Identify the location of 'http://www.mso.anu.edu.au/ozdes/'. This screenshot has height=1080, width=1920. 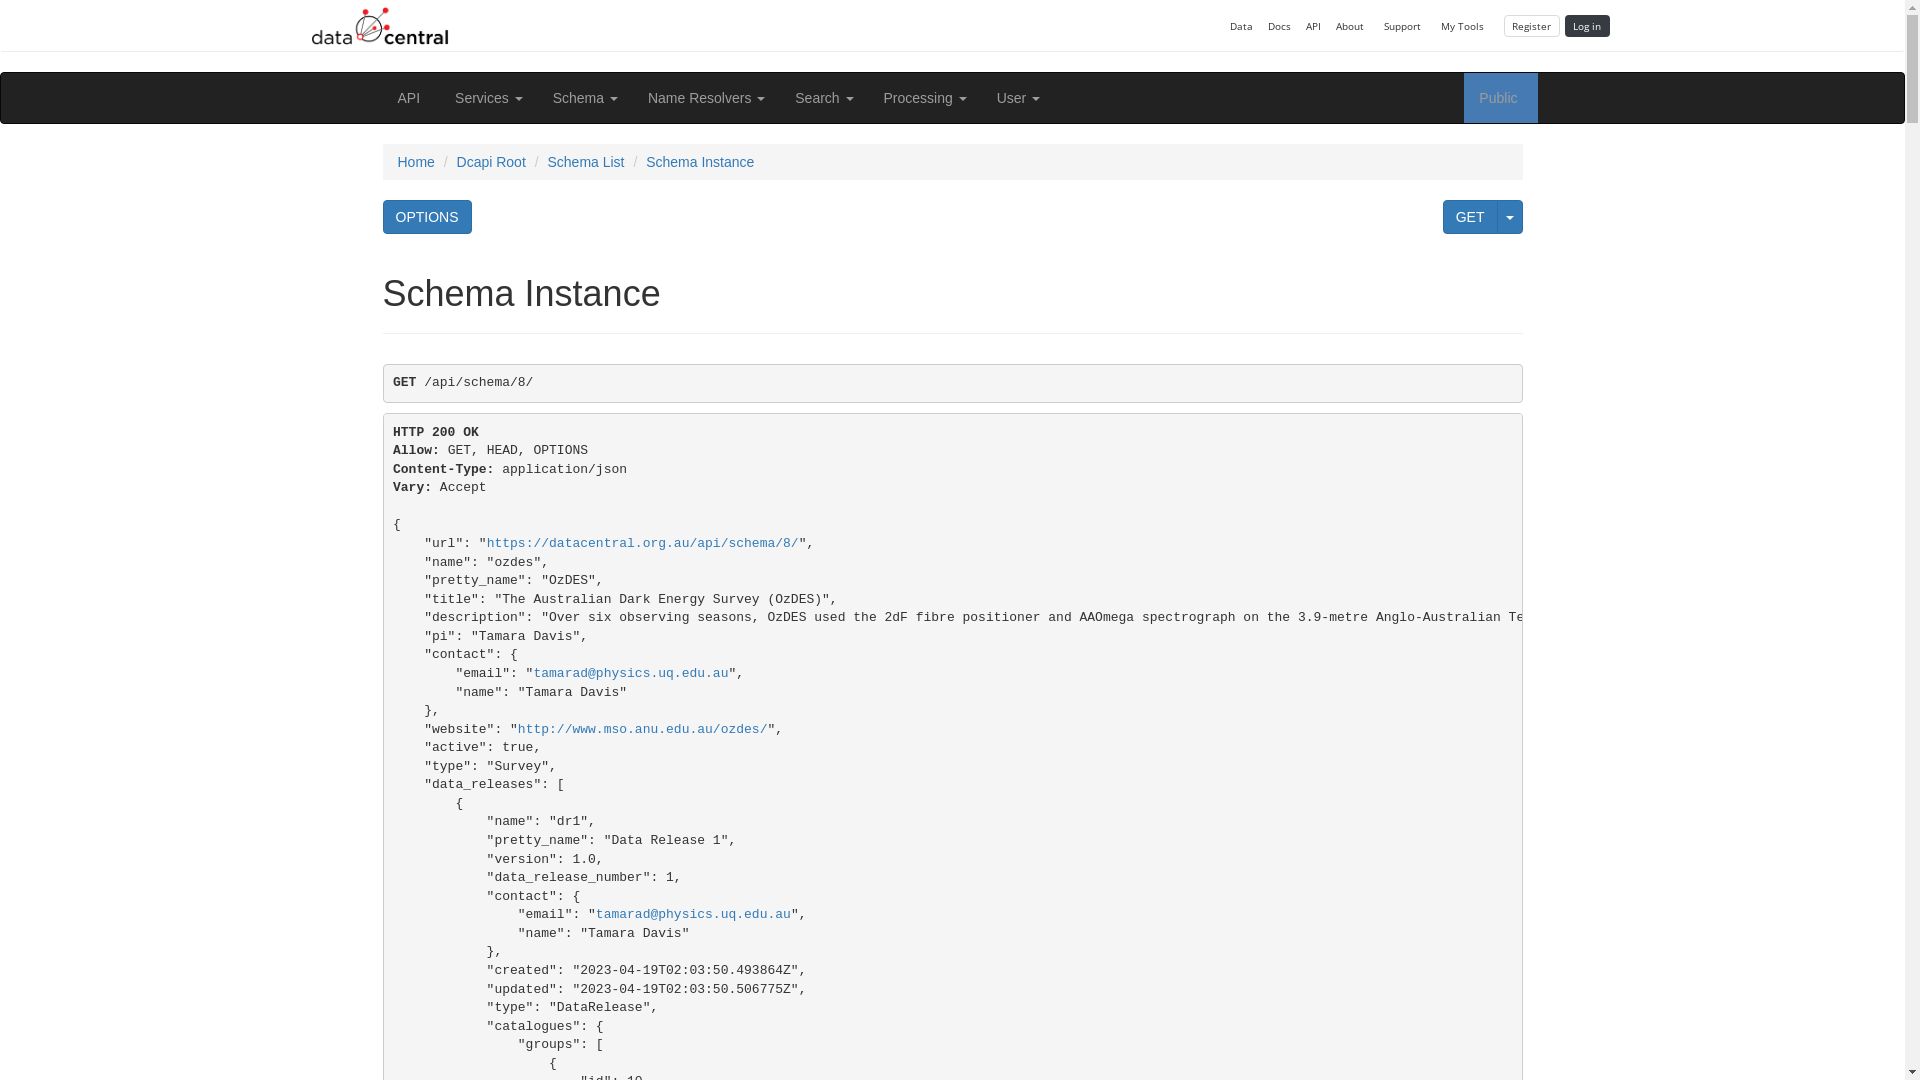
(643, 729).